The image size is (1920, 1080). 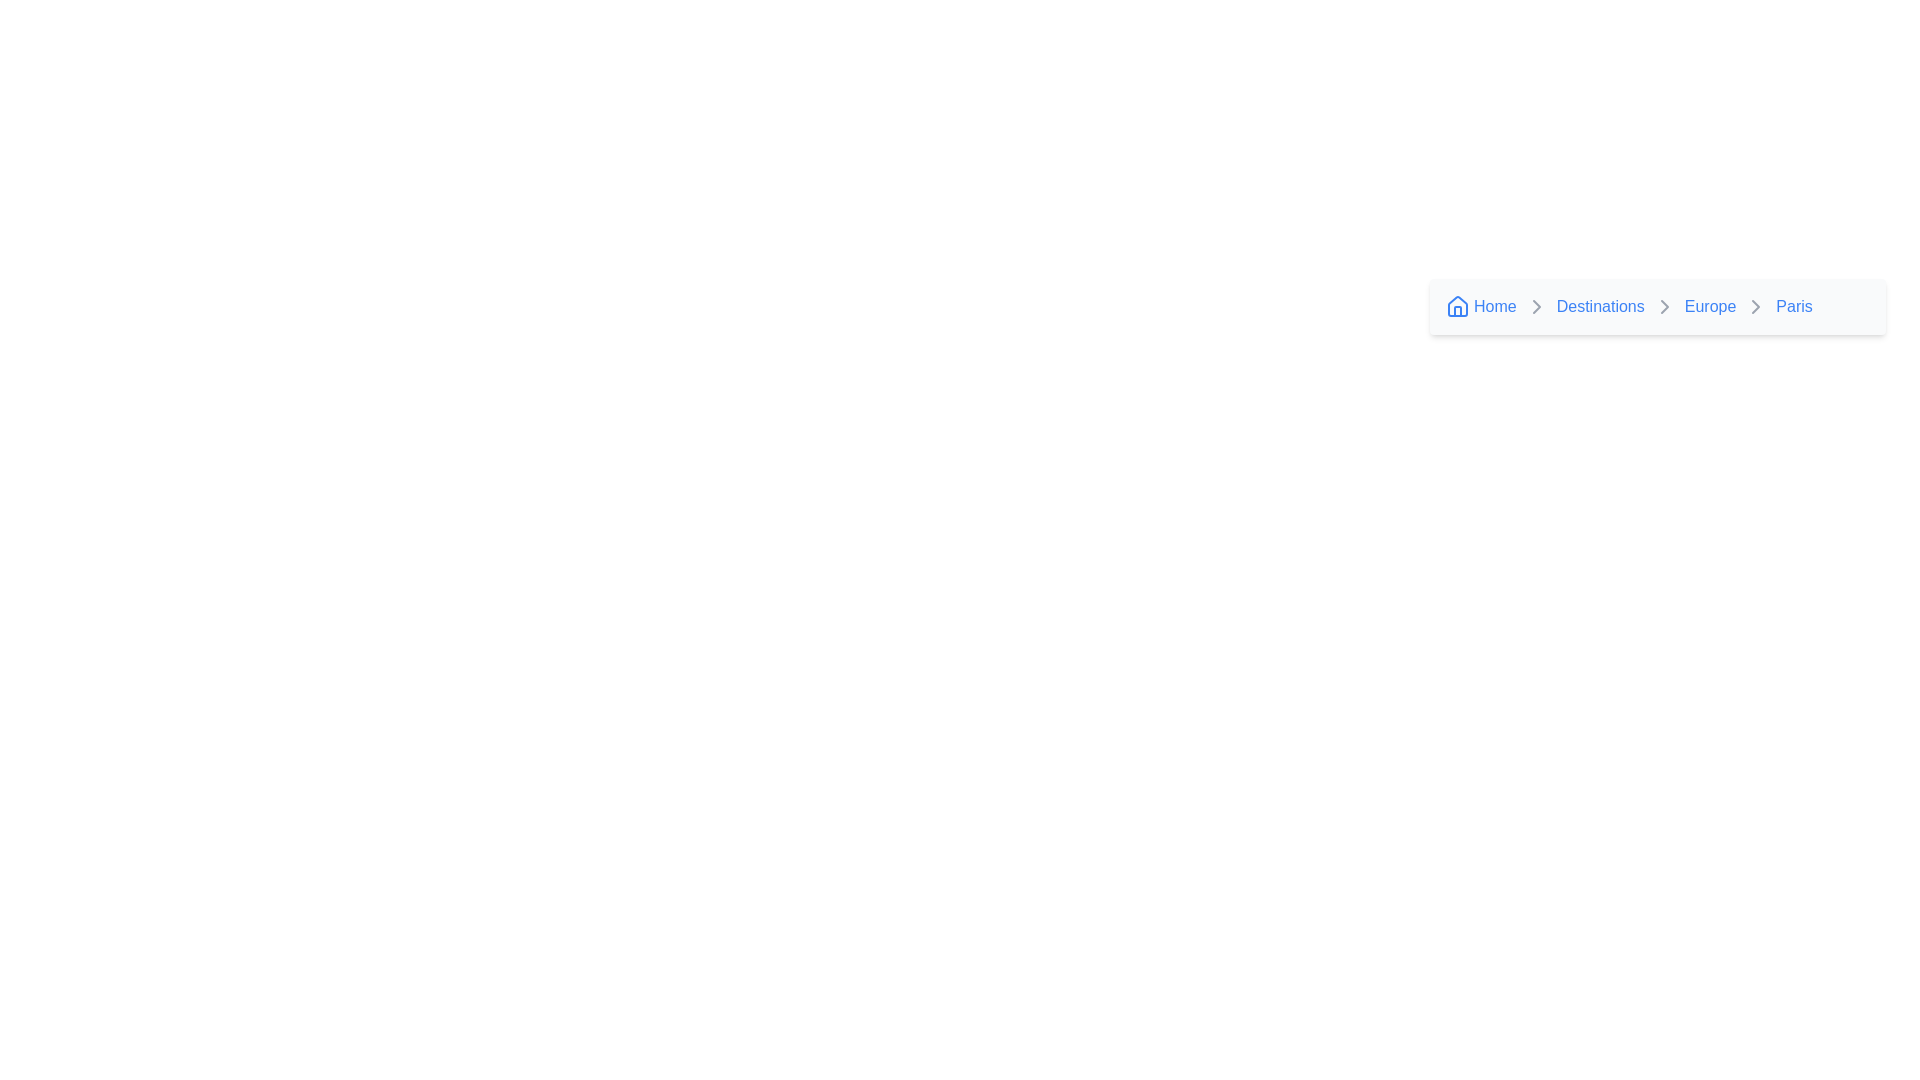 What do you see at coordinates (1657, 307) in the screenshot?
I see `the hyperlink 'Europe' in the Breadcrumb Navigation Bar, which has a light gray background and includes the words 'Home', 'Destinations', 'Europe', and 'Paris'` at bounding box center [1657, 307].